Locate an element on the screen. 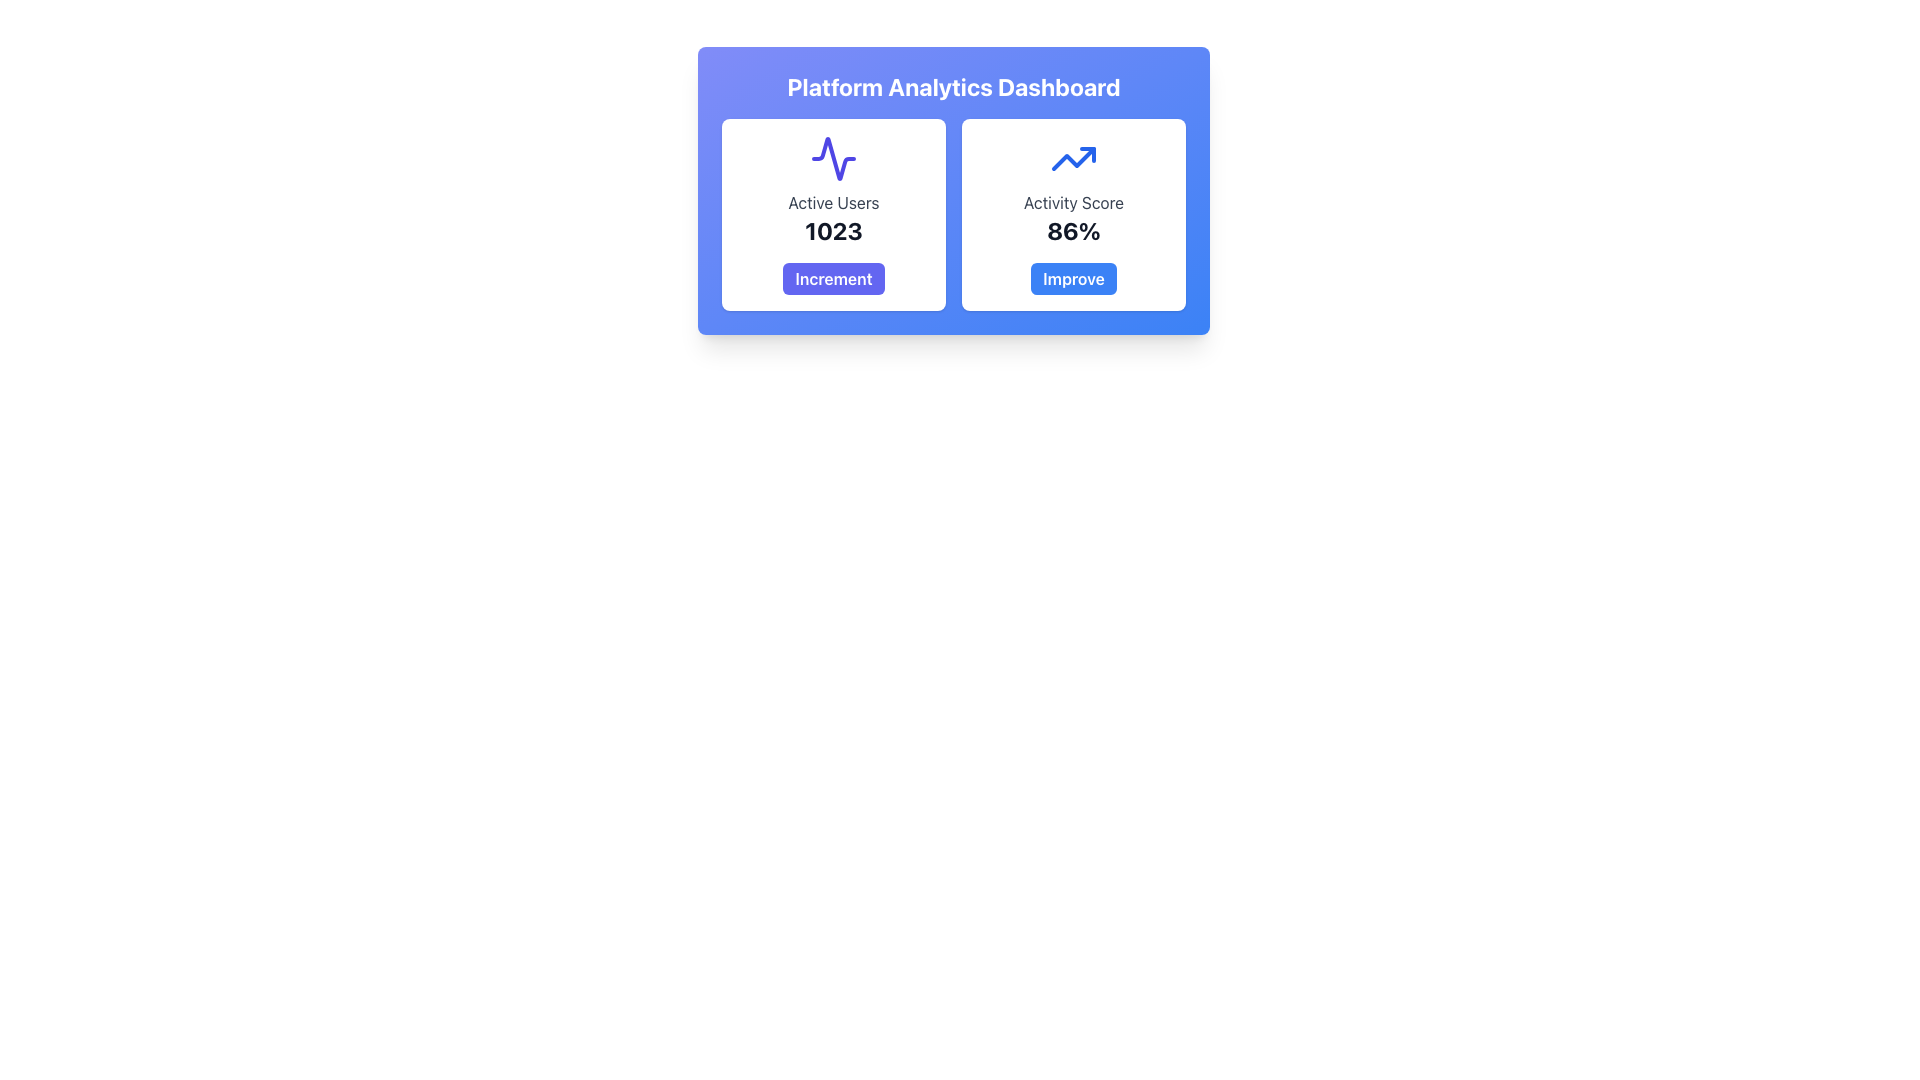 The height and width of the screenshot is (1080, 1920). the upward trend icon that represents the improvement of the 'Activity Score' metric, located at the top center of the 'Activity Score' card, above the percentage text ('86%') is located at coordinates (1073, 157).